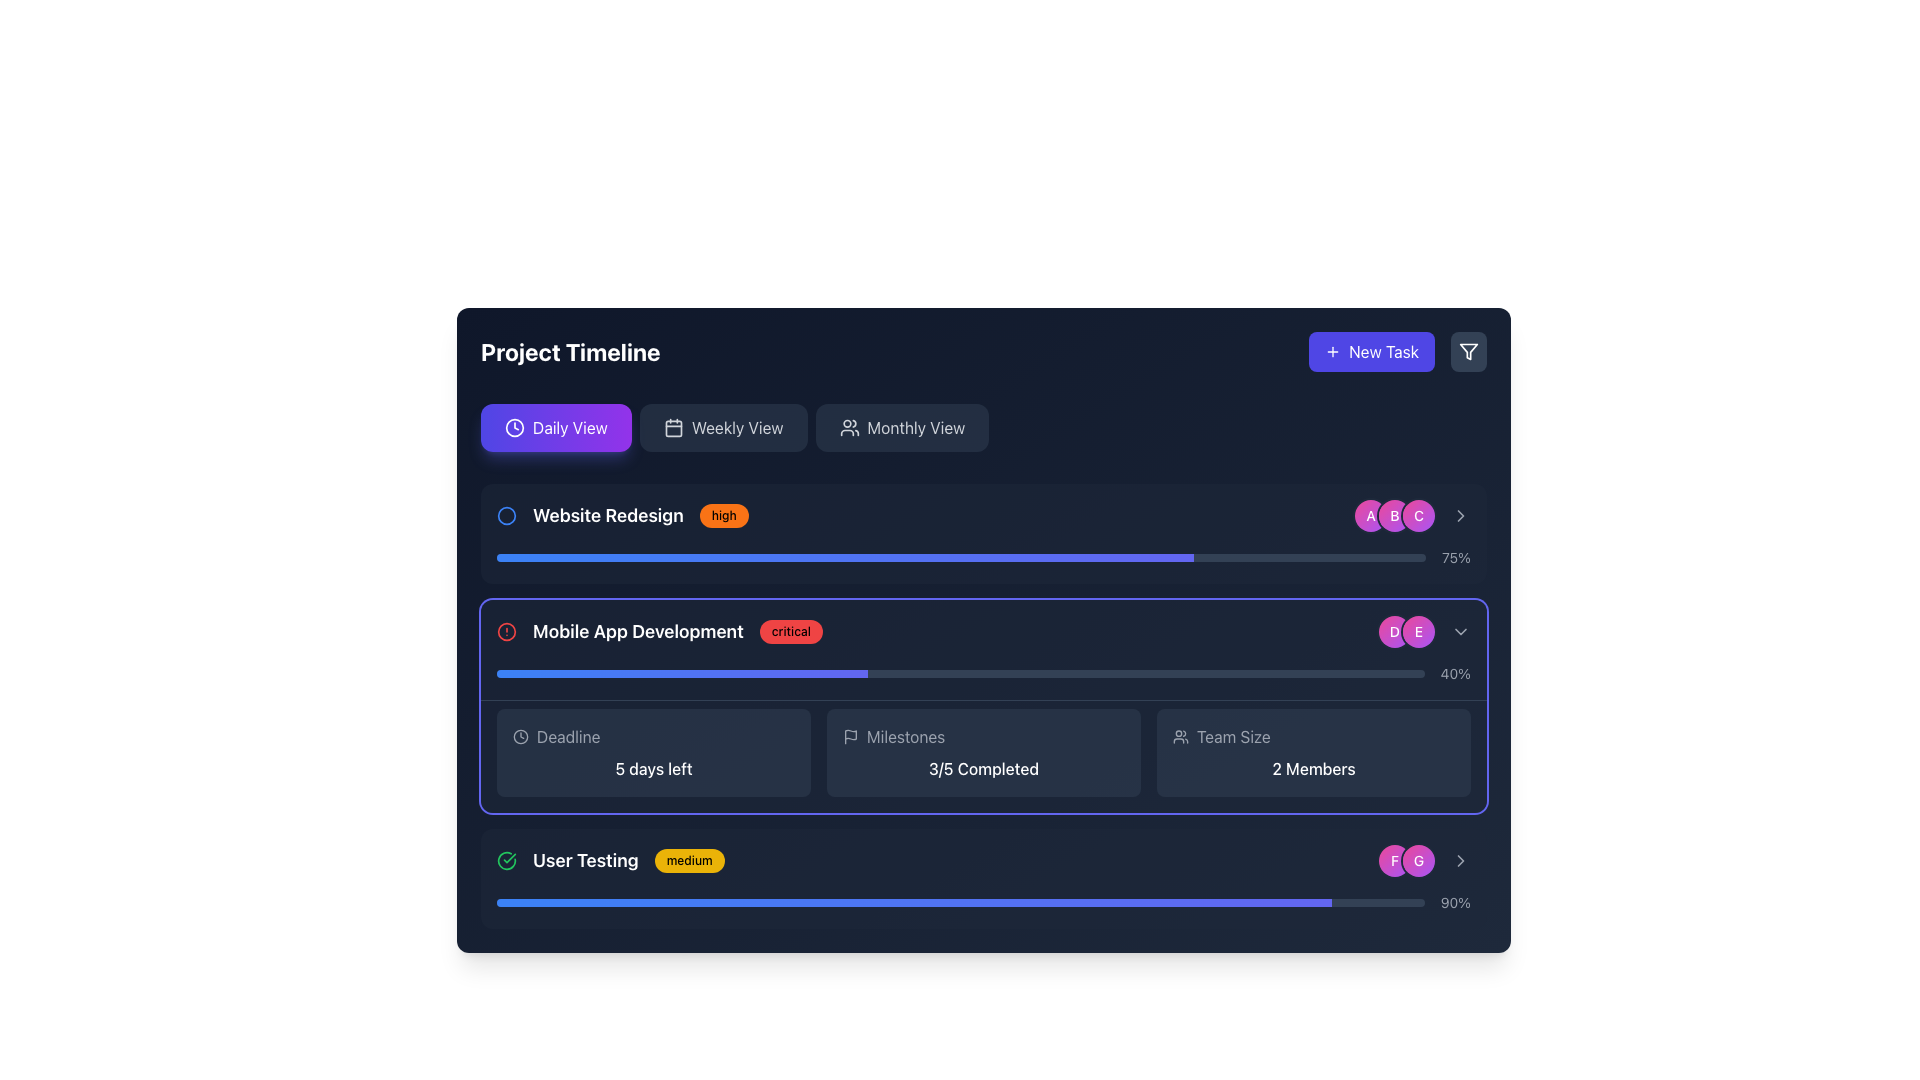 This screenshot has height=1080, width=1920. I want to click on the progress value, so click(1247, 902).